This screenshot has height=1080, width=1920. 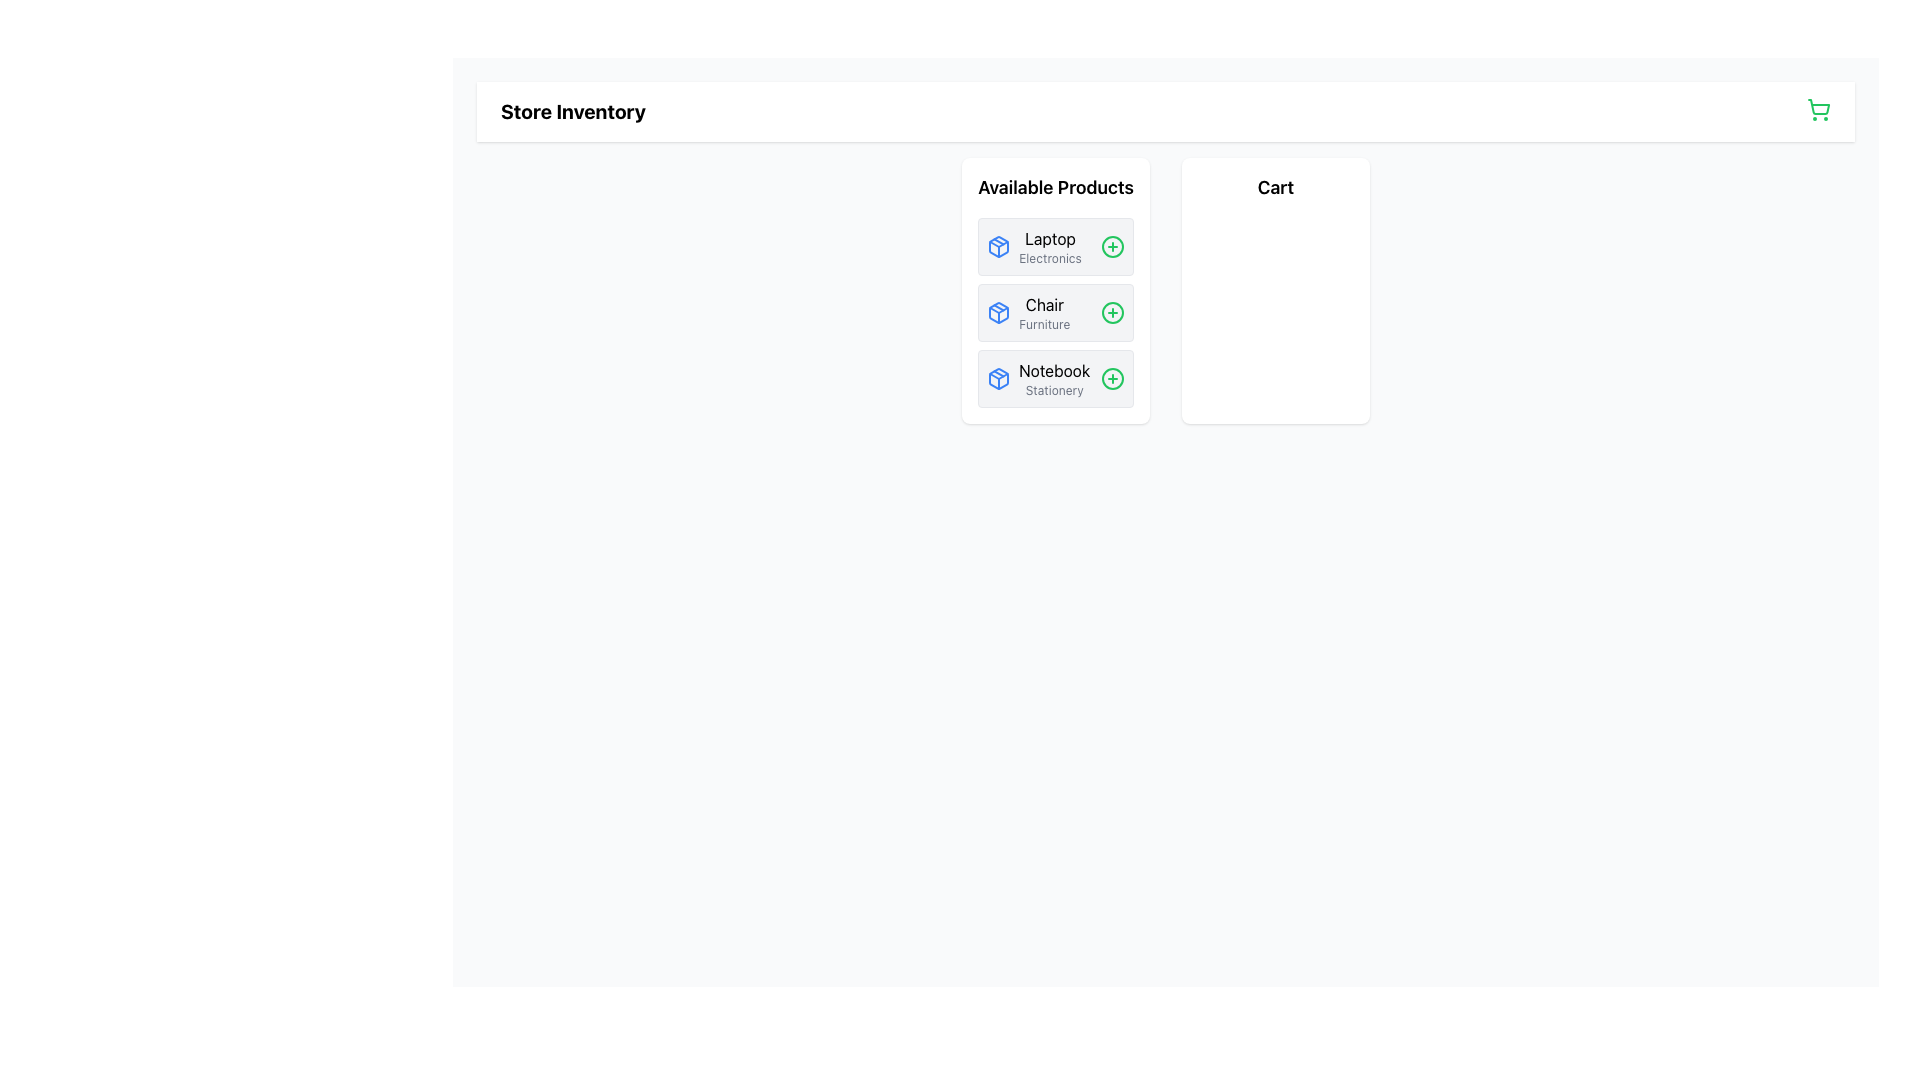 What do you see at coordinates (1112, 378) in the screenshot?
I see `the green circular add button with a plus sign, located to the right of 'Notebook Stationery' in the 'Available Products' list` at bounding box center [1112, 378].